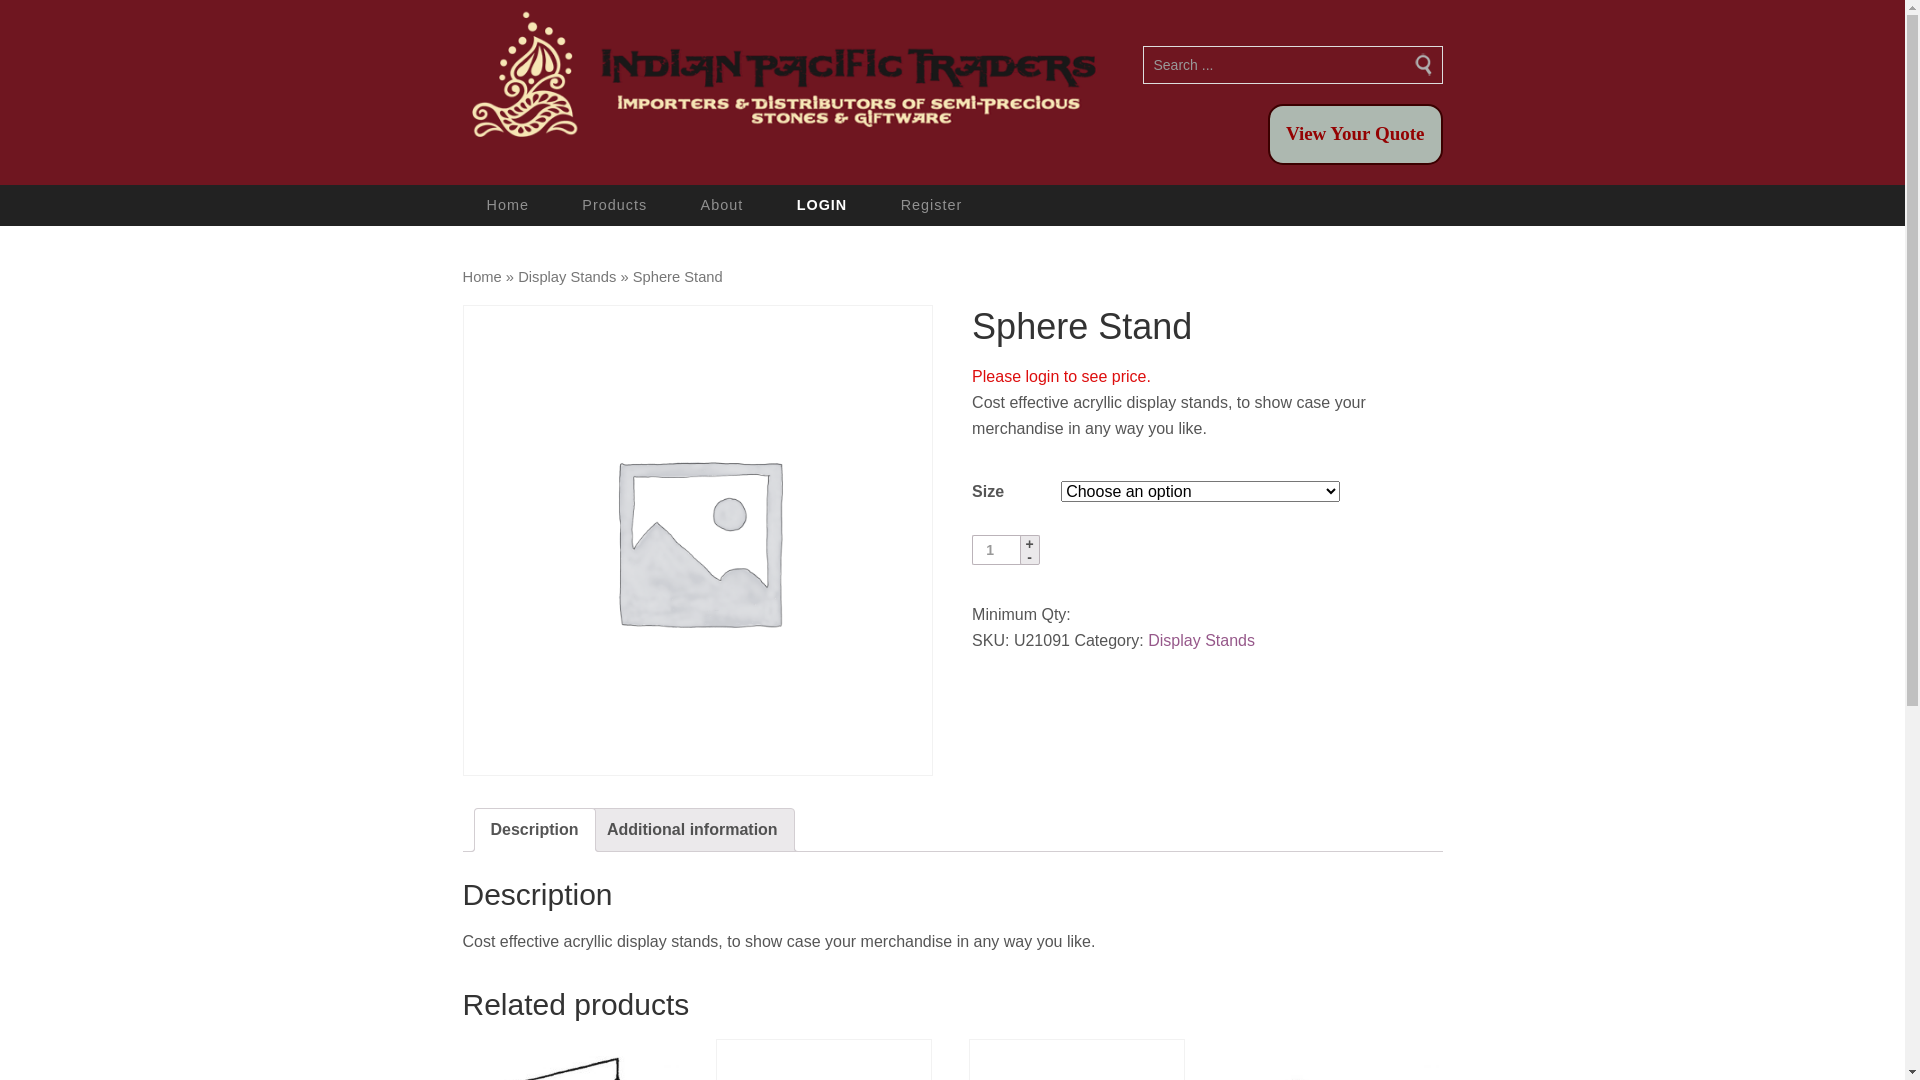 This screenshot has width=1920, height=1080. What do you see at coordinates (481, 277) in the screenshot?
I see `'Home'` at bounding box center [481, 277].